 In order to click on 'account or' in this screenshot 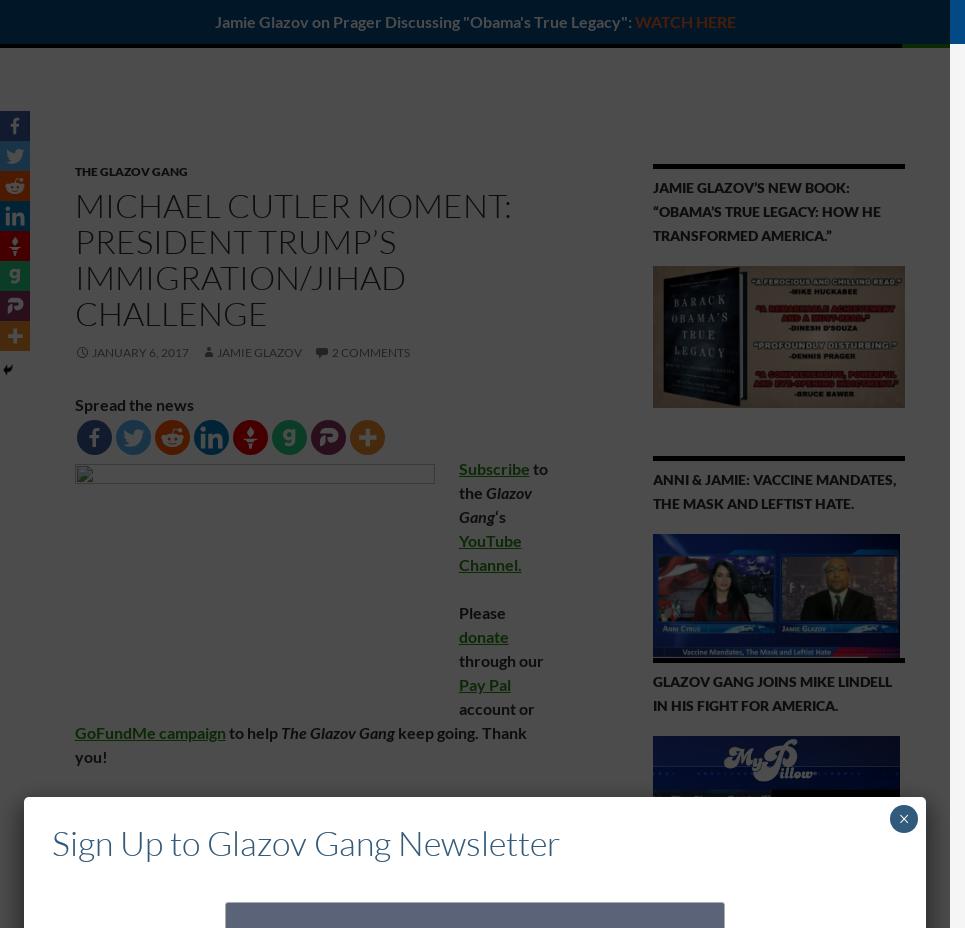, I will do `click(496, 707)`.